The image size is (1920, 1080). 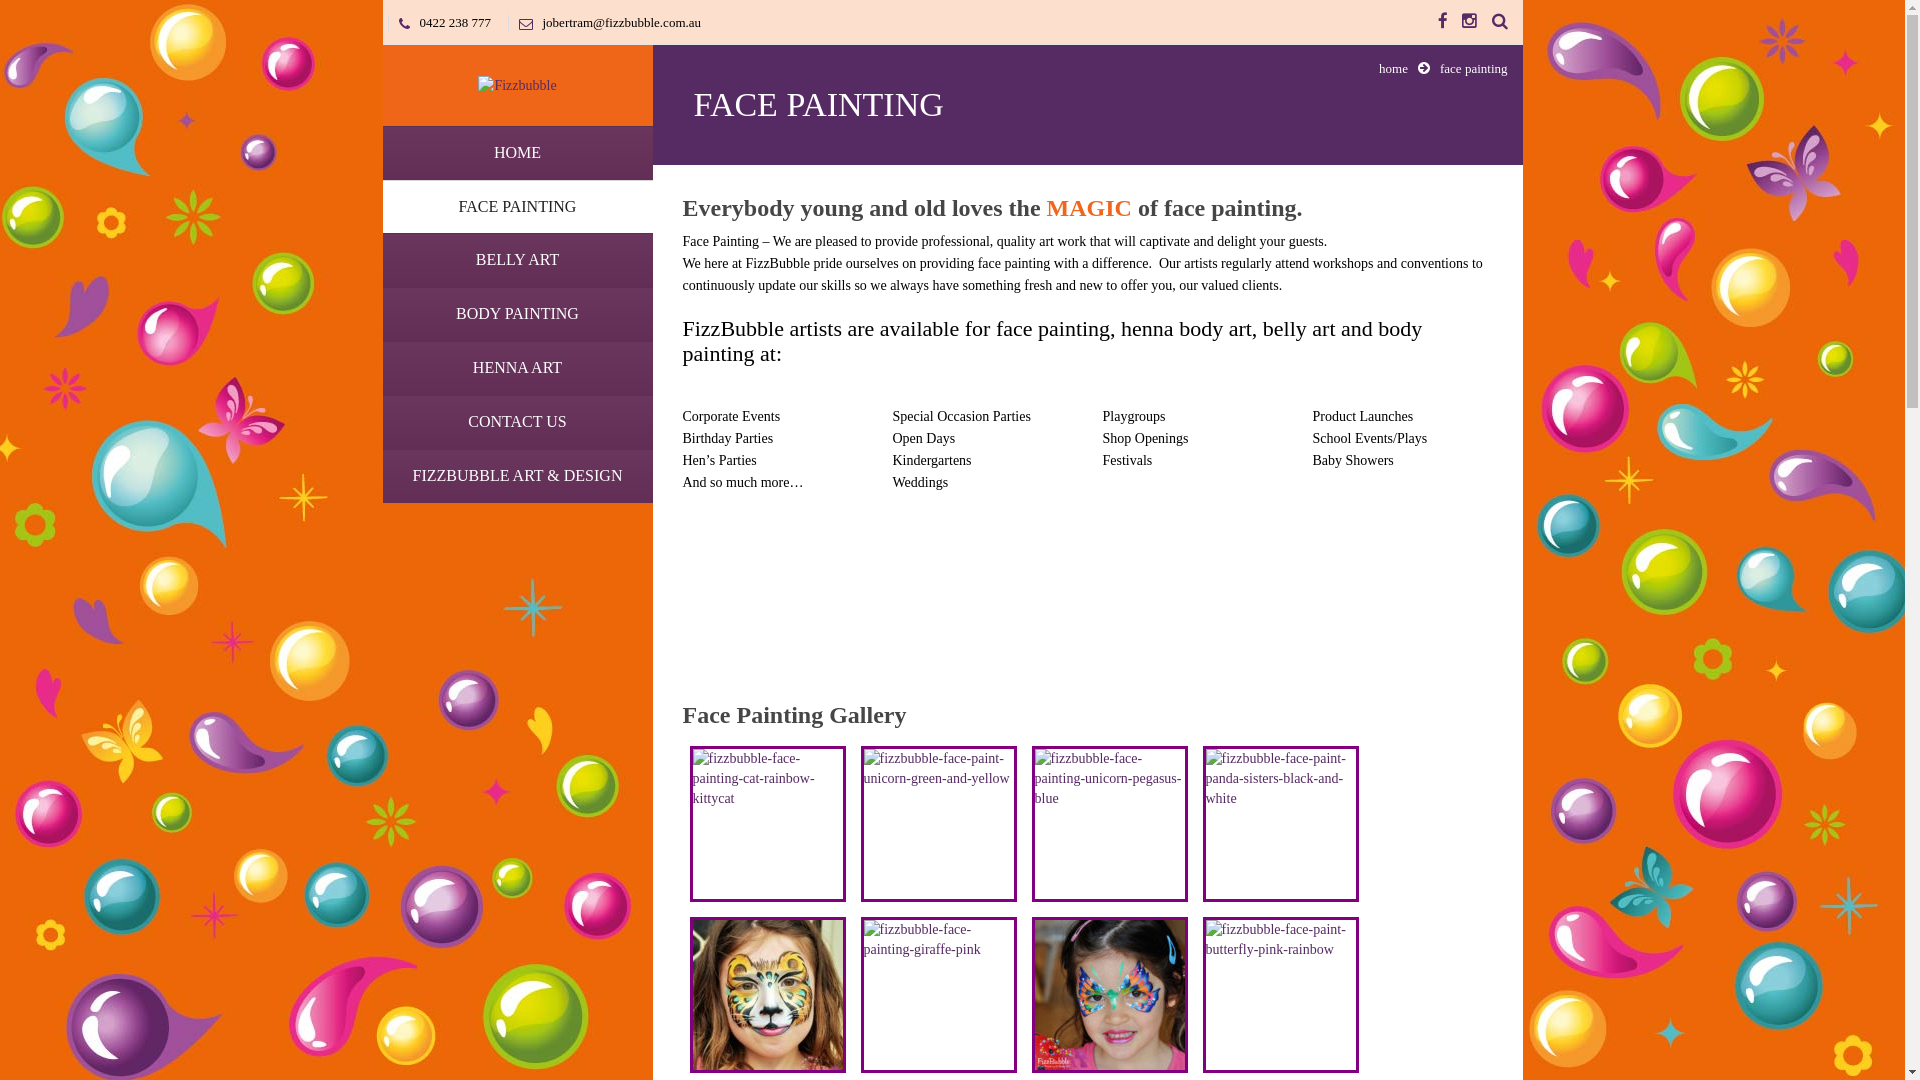 I want to click on 'fizzbubble-face-painting-cat-rainbow-kittycat', so click(x=766, y=824).